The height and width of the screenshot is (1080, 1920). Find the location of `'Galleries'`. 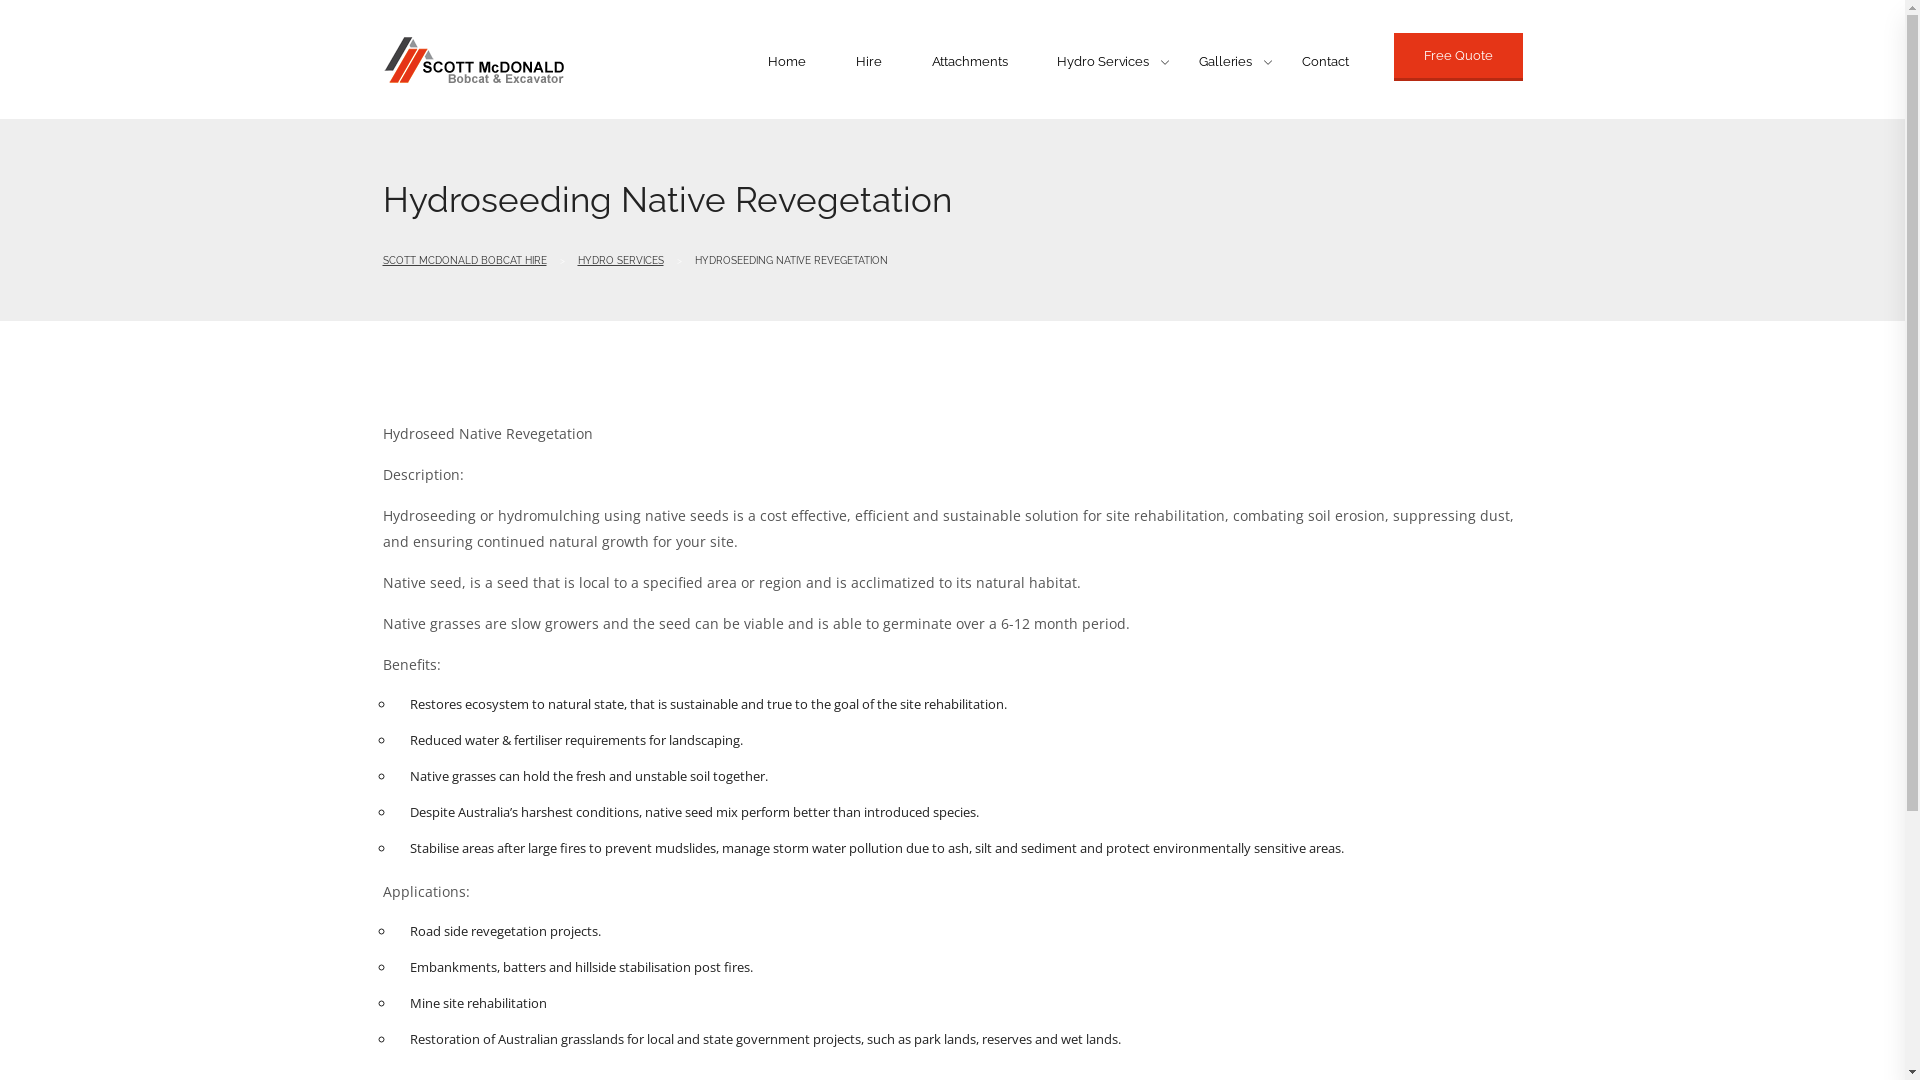

'Galleries' is located at coordinates (1224, 60).